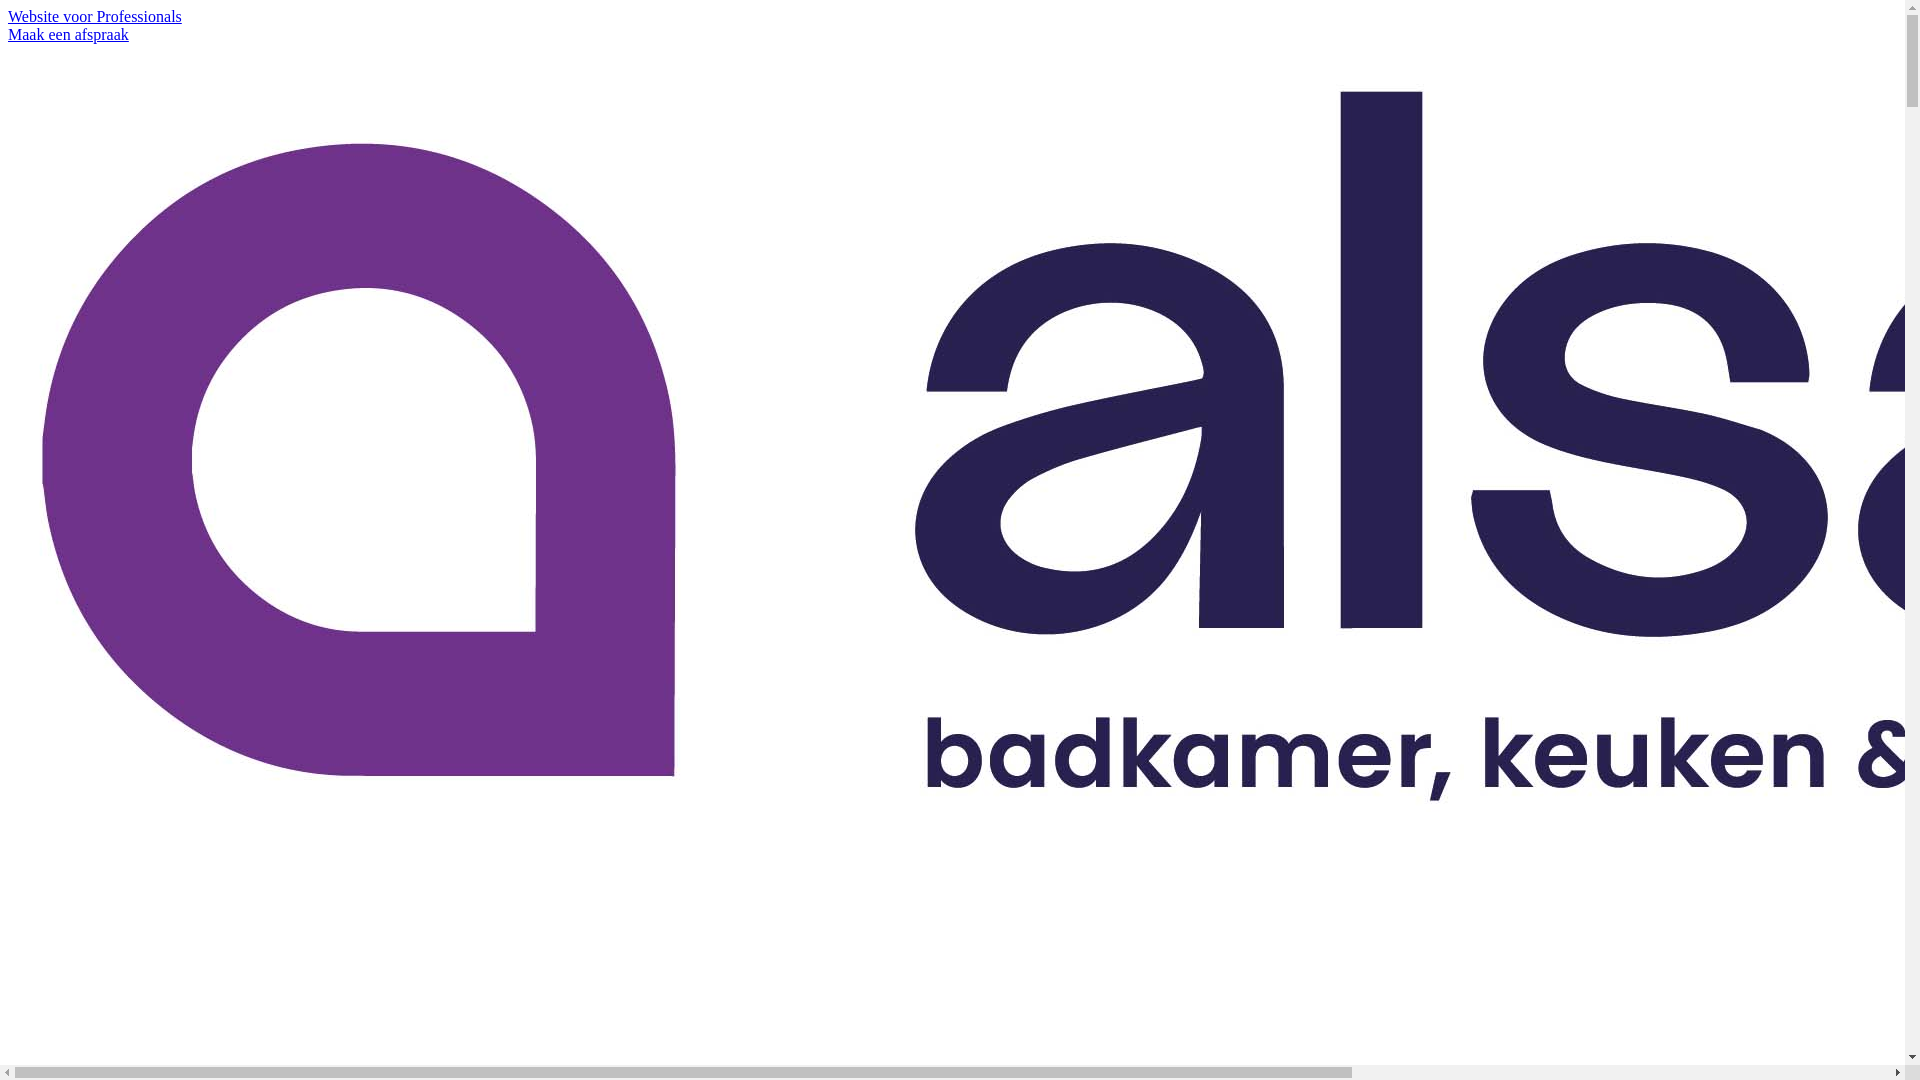 This screenshot has height=1080, width=1920. I want to click on 'Maak een afspraak', so click(68, 34).